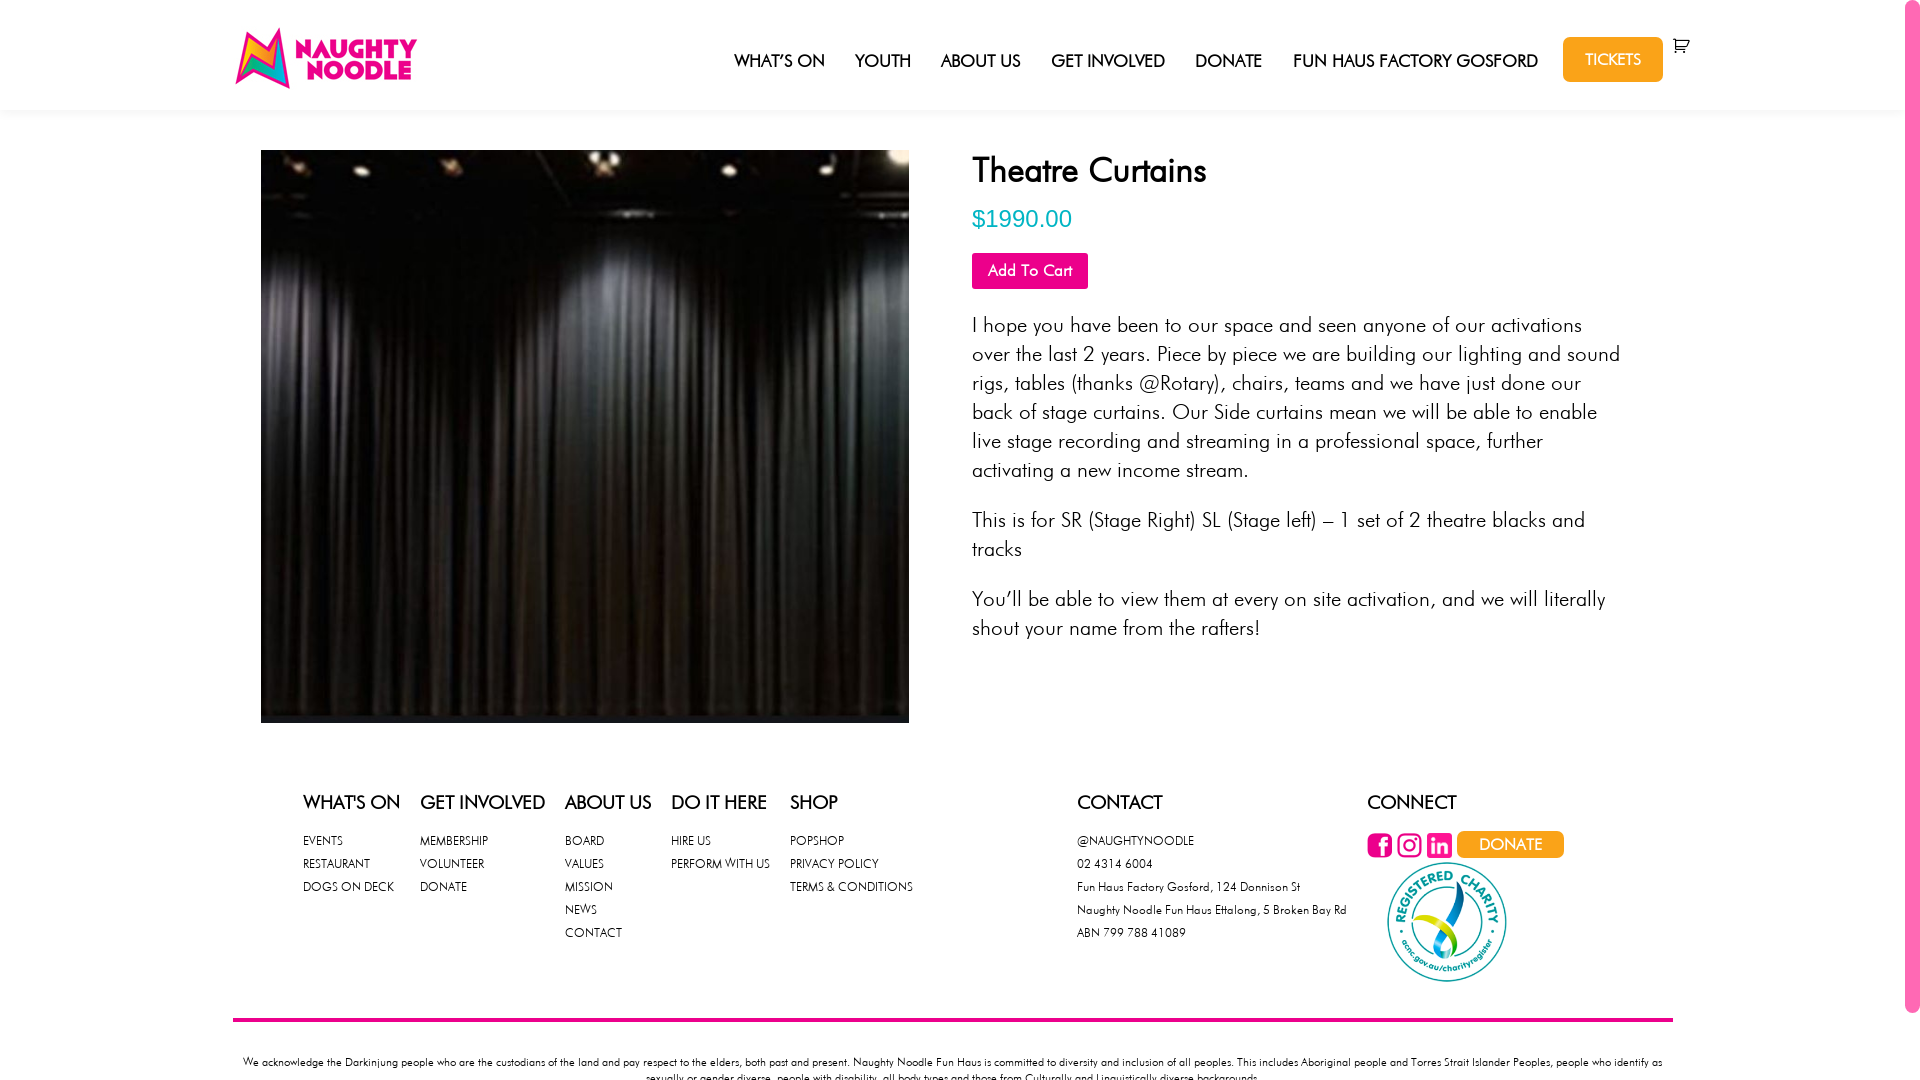  What do you see at coordinates (450, 862) in the screenshot?
I see `'VOLUNTEER'` at bounding box center [450, 862].